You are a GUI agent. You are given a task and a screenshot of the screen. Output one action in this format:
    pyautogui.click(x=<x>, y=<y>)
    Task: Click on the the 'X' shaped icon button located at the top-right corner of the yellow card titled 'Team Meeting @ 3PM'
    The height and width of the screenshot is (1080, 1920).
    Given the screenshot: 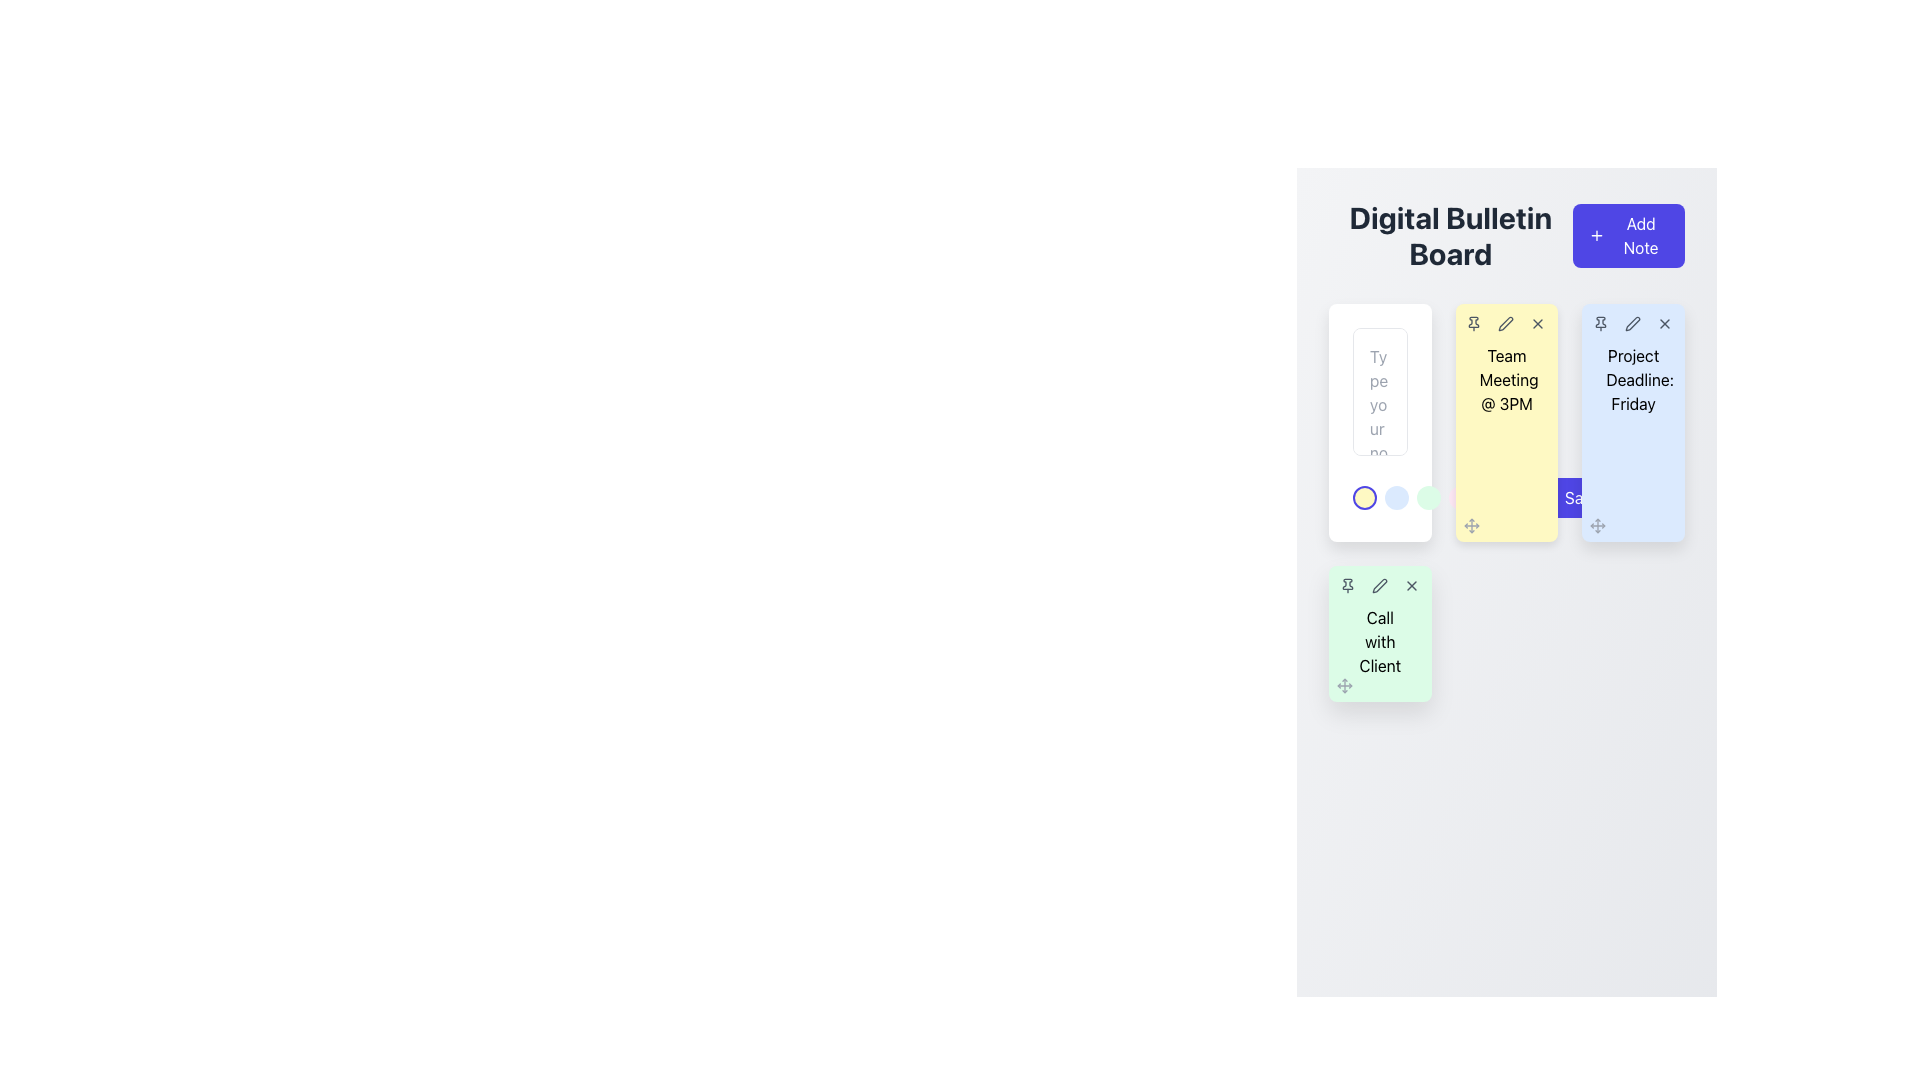 What is the action you would take?
    pyautogui.click(x=1537, y=323)
    